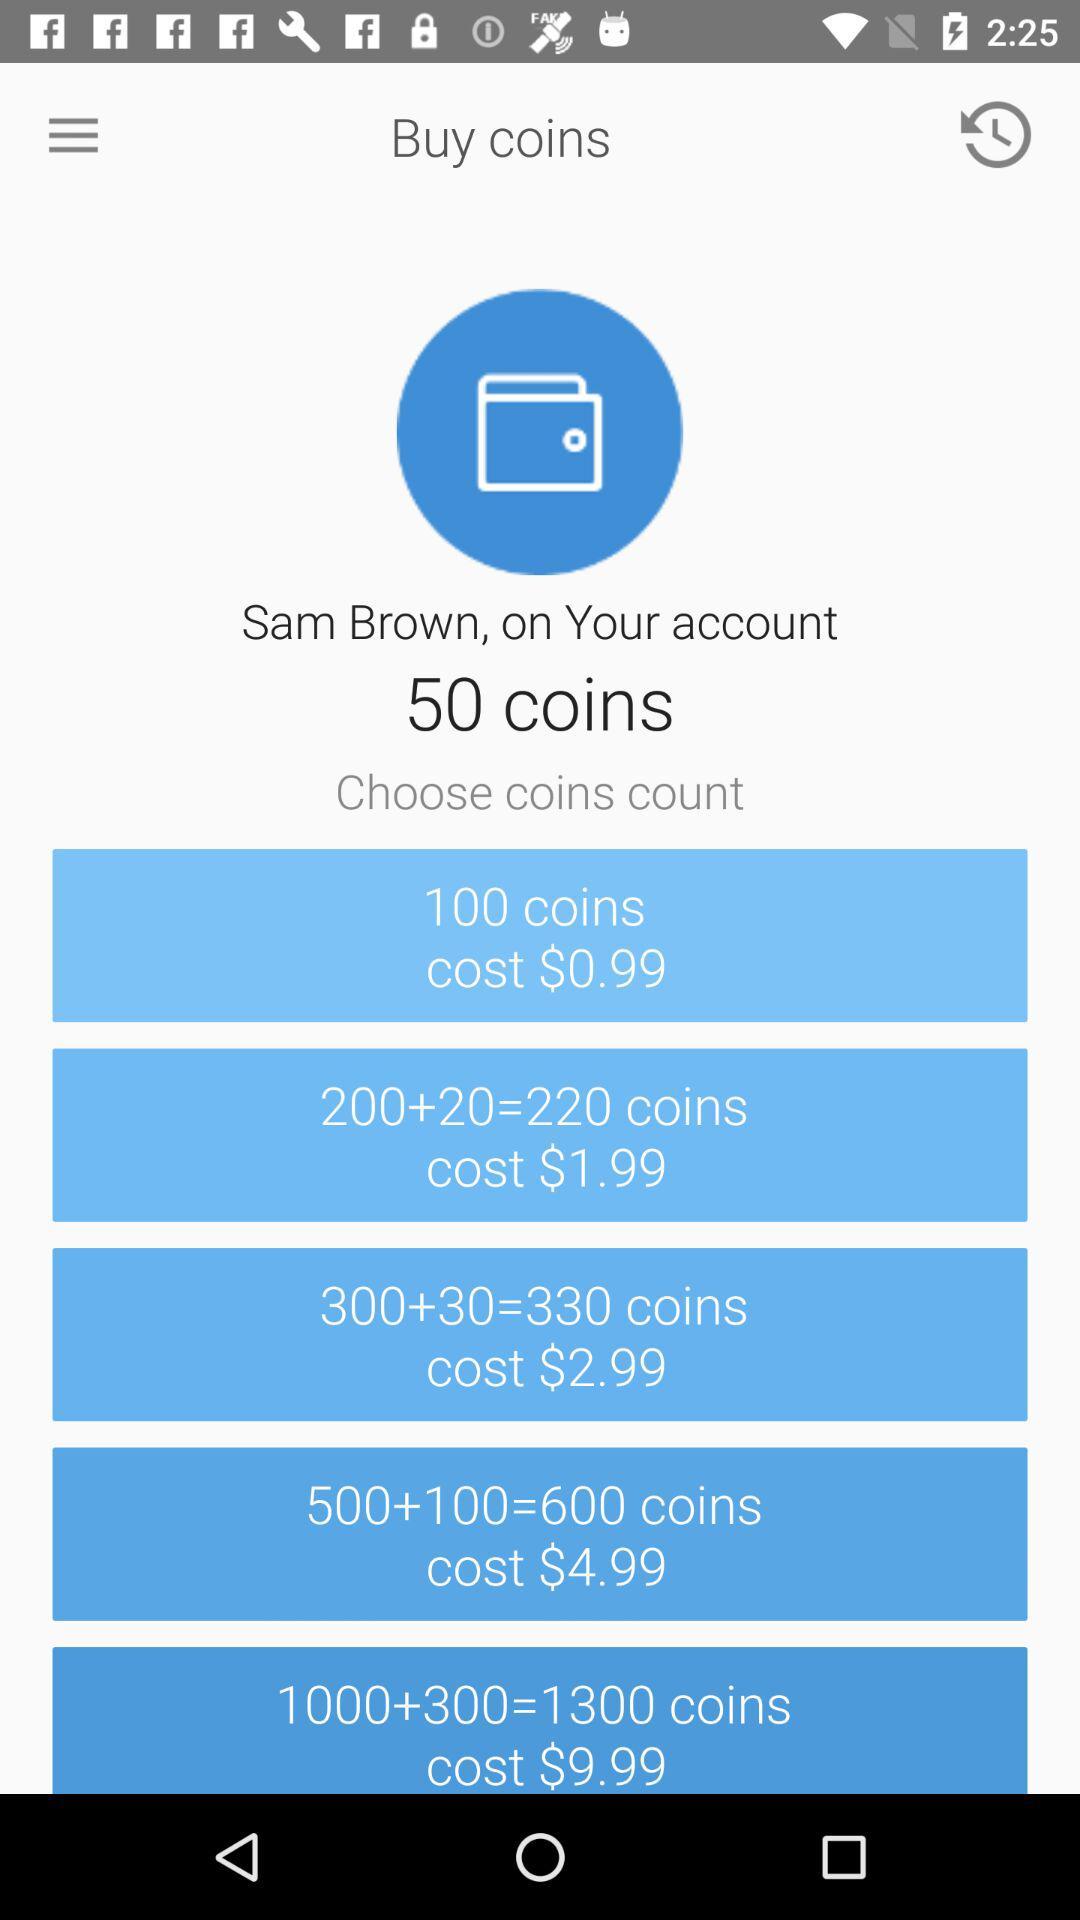 The image size is (1080, 1920). I want to click on the item above 100 coins cost, so click(995, 135).